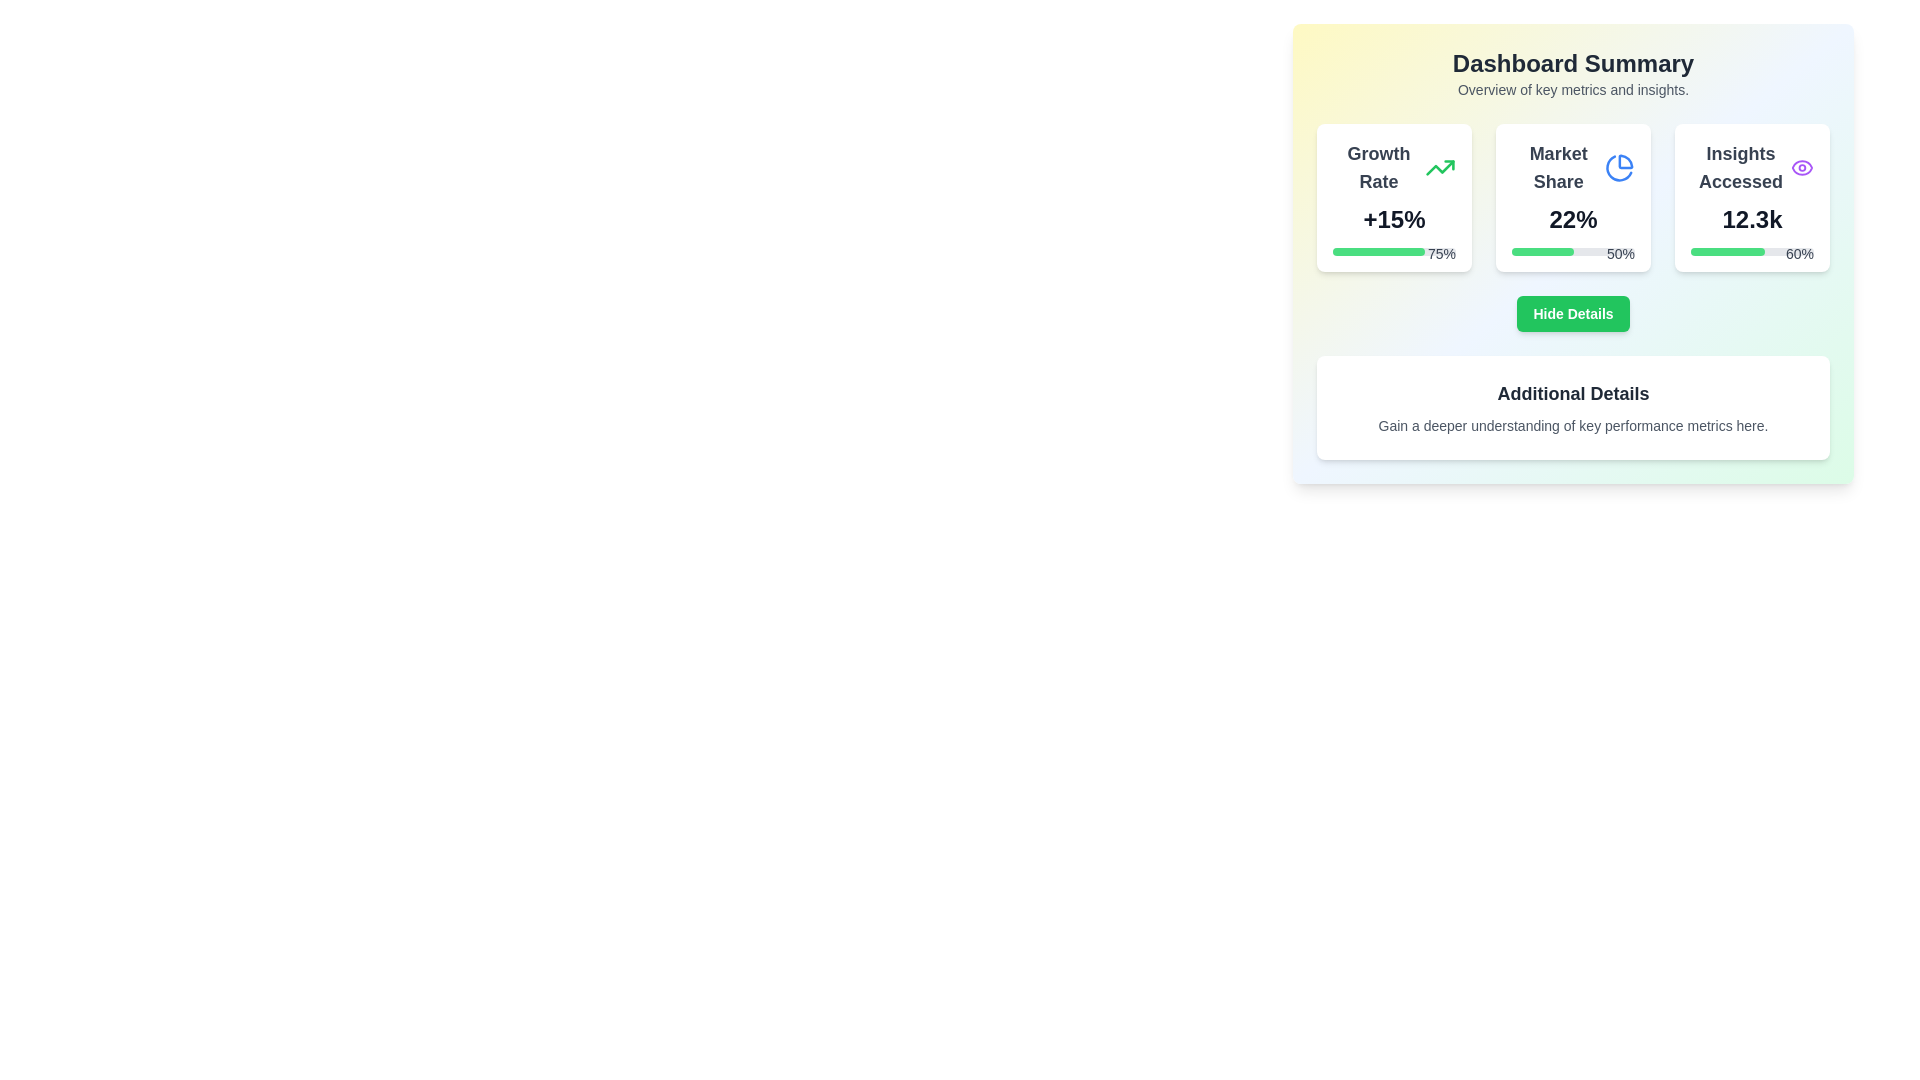 The height and width of the screenshot is (1080, 1920). What do you see at coordinates (1620, 167) in the screenshot?
I see `the pie chart icon with a blue outline and white background located in the upper right corner of the 'Market Share' card next to the title text 'Market Share'` at bounding box center [1620, 167].